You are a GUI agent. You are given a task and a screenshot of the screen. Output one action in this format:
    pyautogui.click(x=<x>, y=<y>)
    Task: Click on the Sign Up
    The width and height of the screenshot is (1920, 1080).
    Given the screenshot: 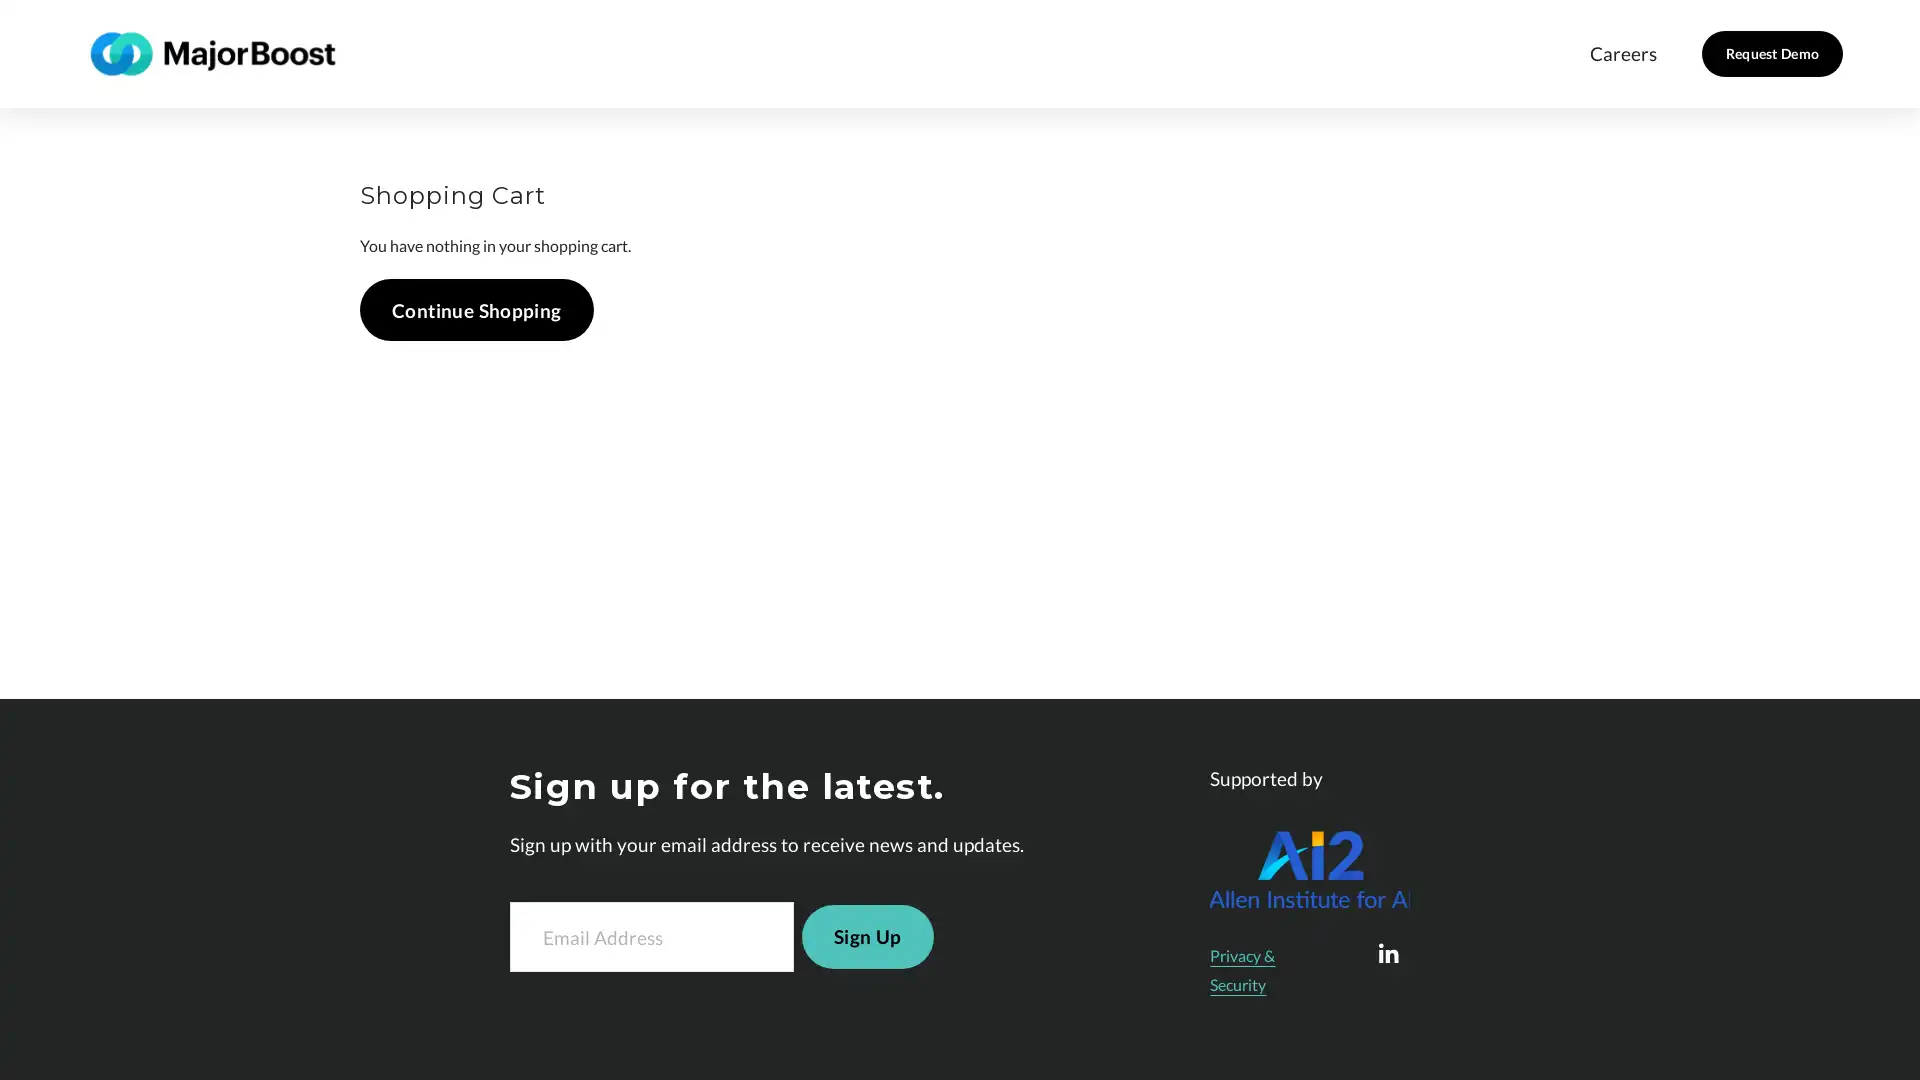 What is the action you would take?
    pyautogui.click(x=867, y=937)
    